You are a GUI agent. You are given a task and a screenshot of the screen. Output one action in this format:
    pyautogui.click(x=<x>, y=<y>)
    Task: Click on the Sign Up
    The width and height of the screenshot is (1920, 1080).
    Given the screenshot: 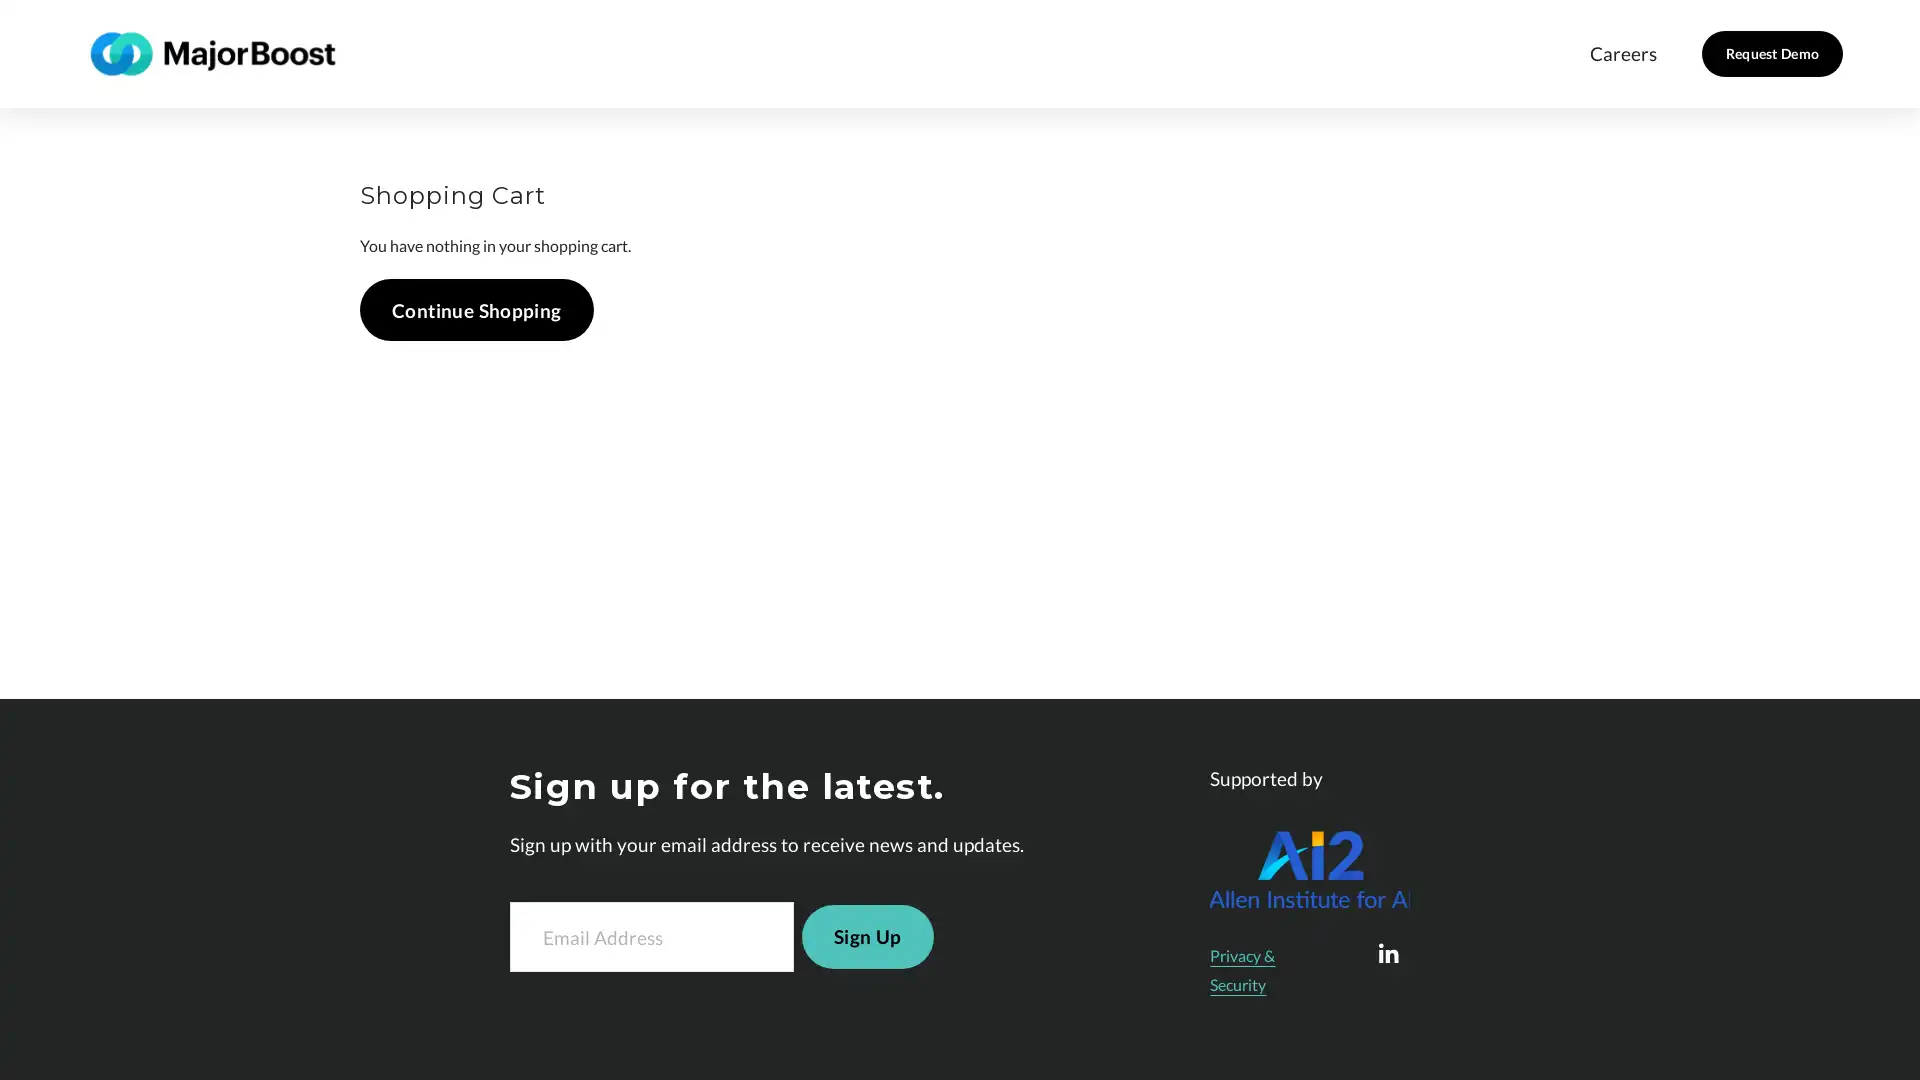 What is the action you would take?
    pyautogui.click(x=867, y=937)
    